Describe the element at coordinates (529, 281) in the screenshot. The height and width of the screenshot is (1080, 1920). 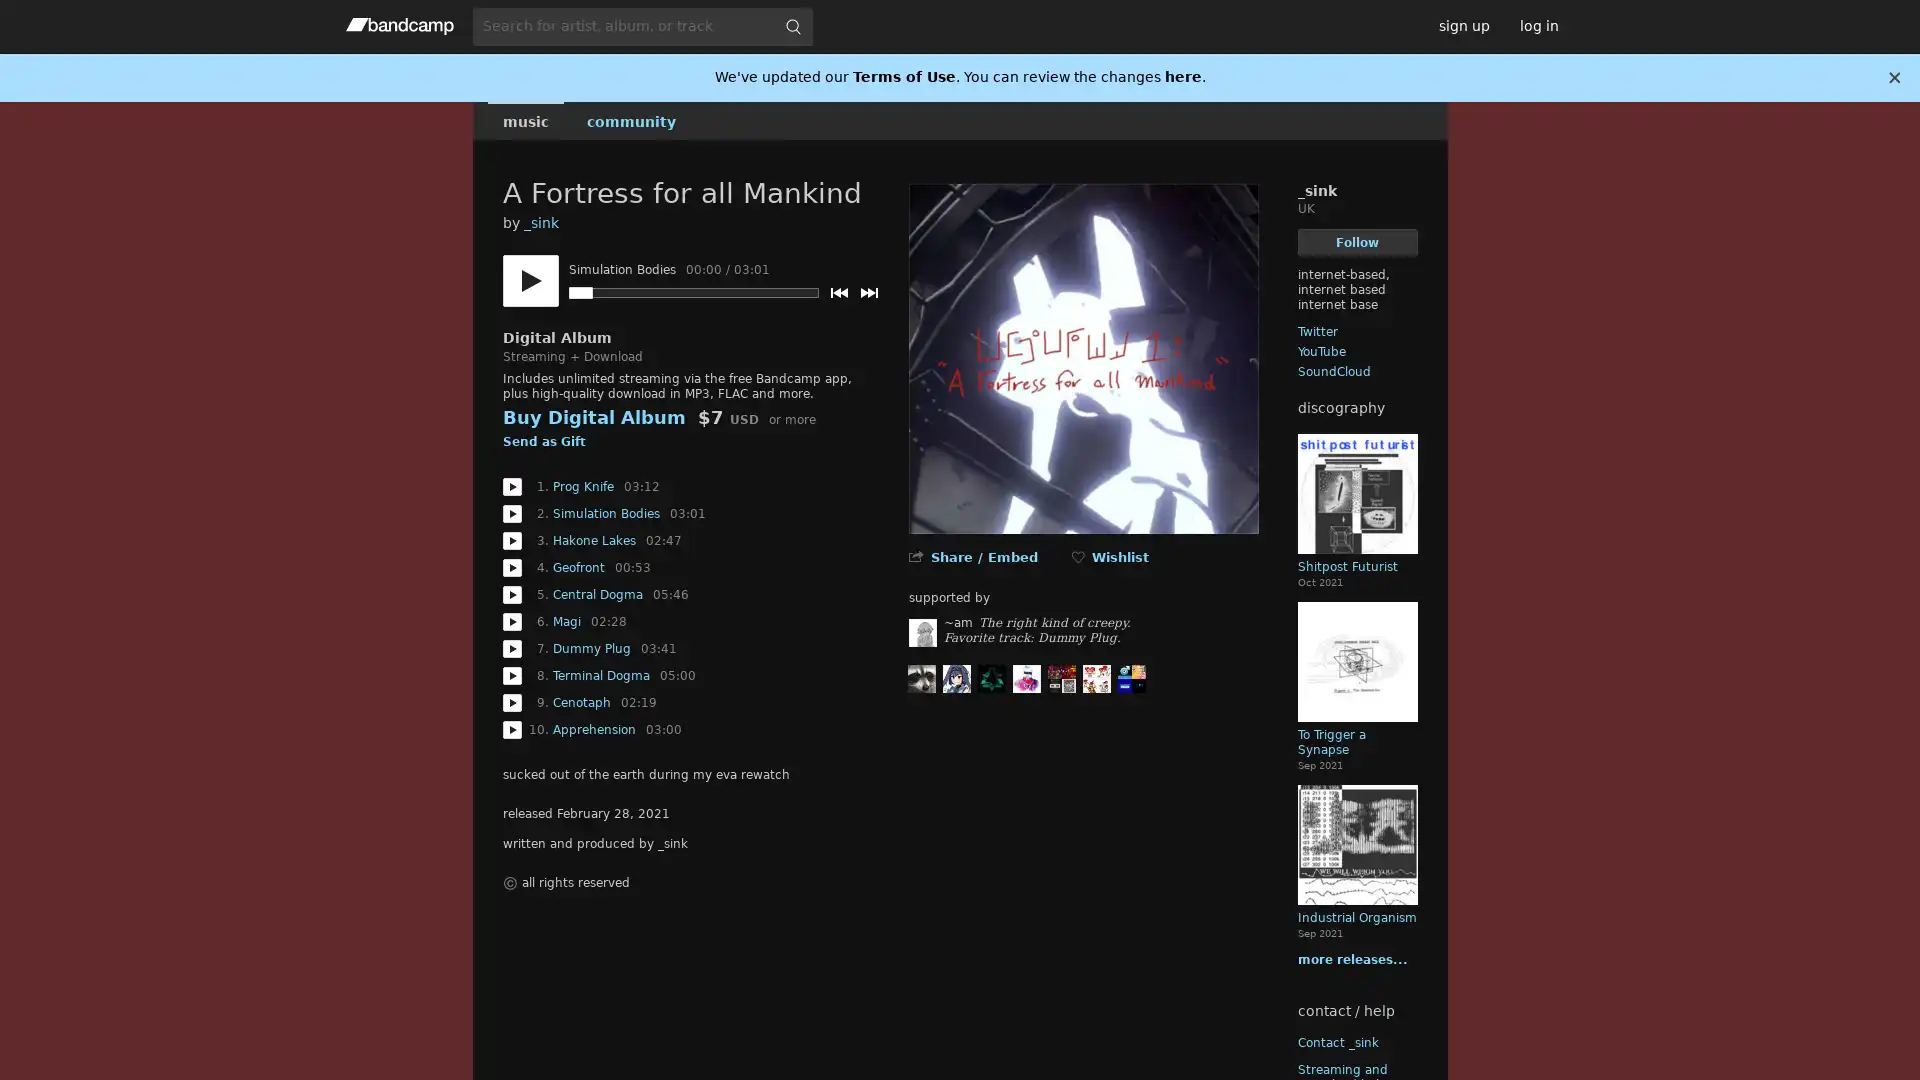
I see `Play/pause` at that location.